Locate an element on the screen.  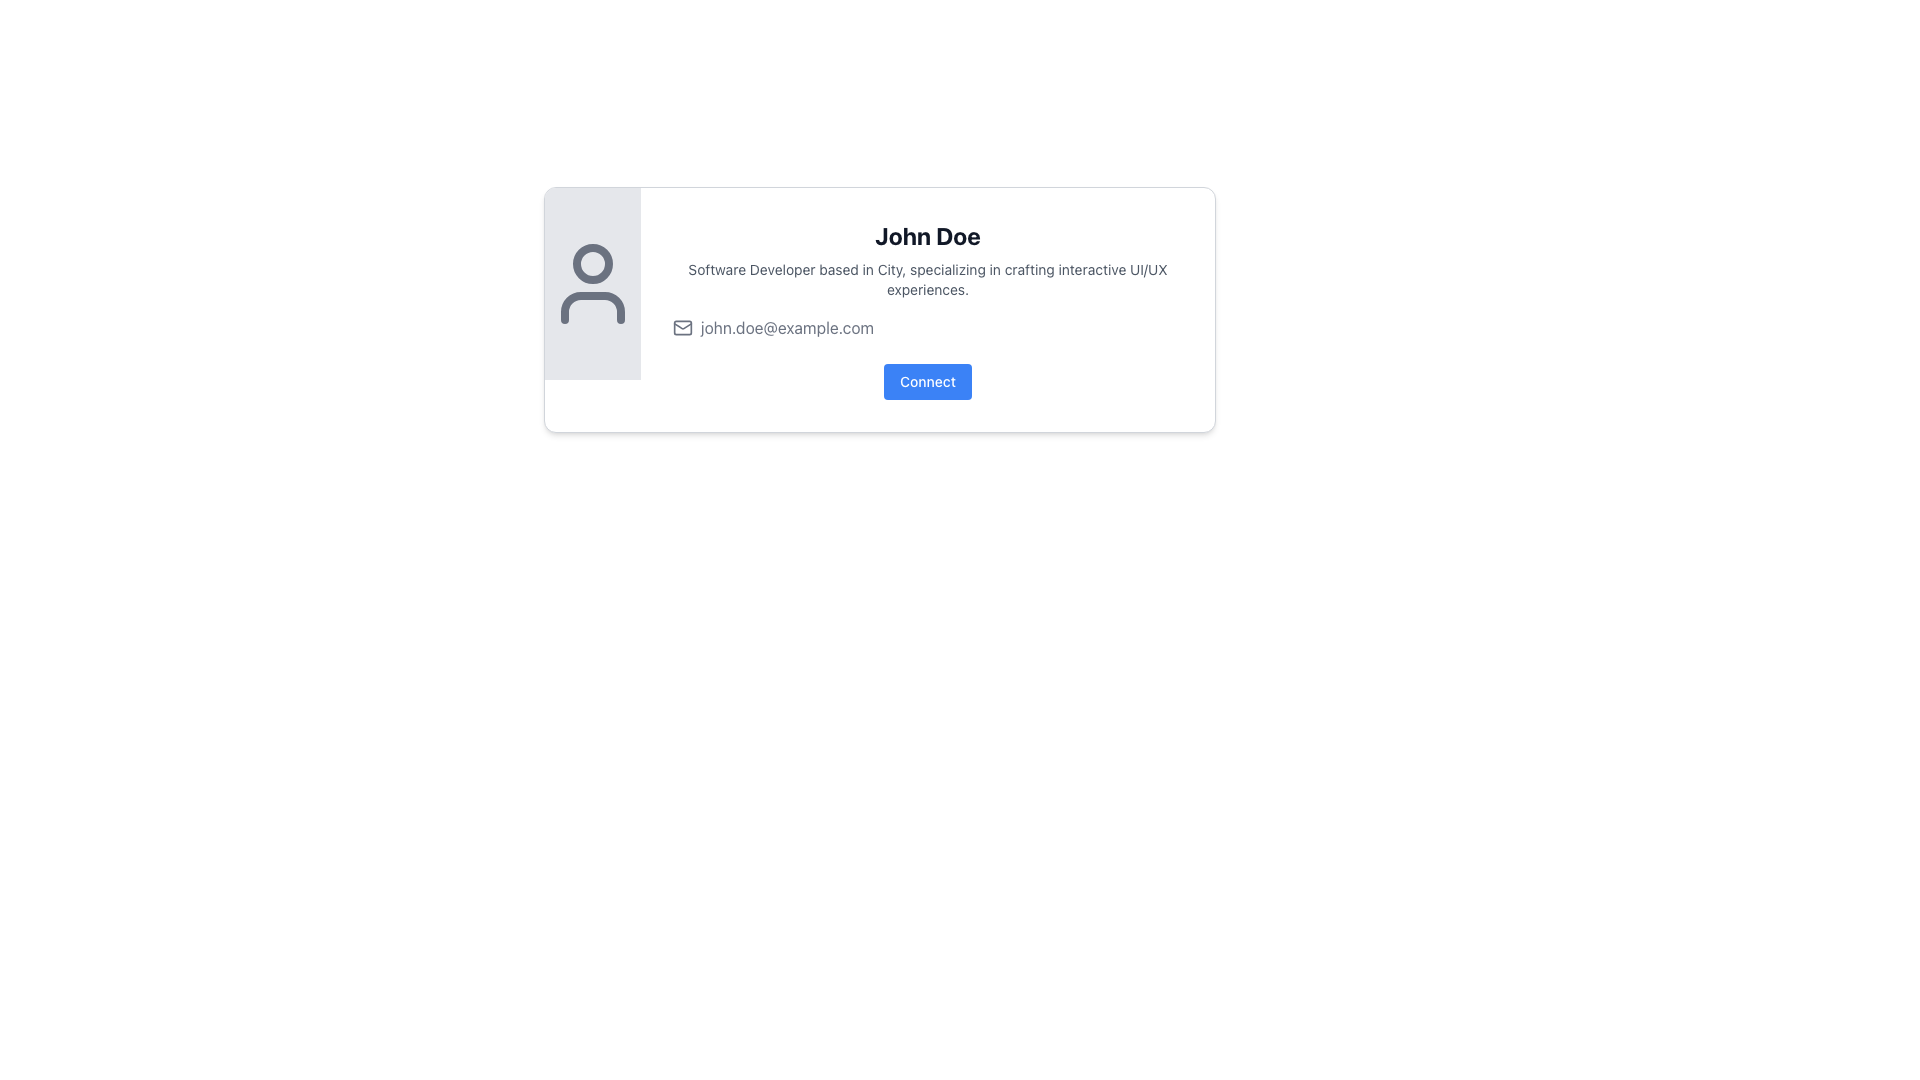
text that states 'Software Developer based in City, specializing in crafting interactive UI/UX experiences.' which is located below the title 'John Doe' is located at coordinates (926, 280).